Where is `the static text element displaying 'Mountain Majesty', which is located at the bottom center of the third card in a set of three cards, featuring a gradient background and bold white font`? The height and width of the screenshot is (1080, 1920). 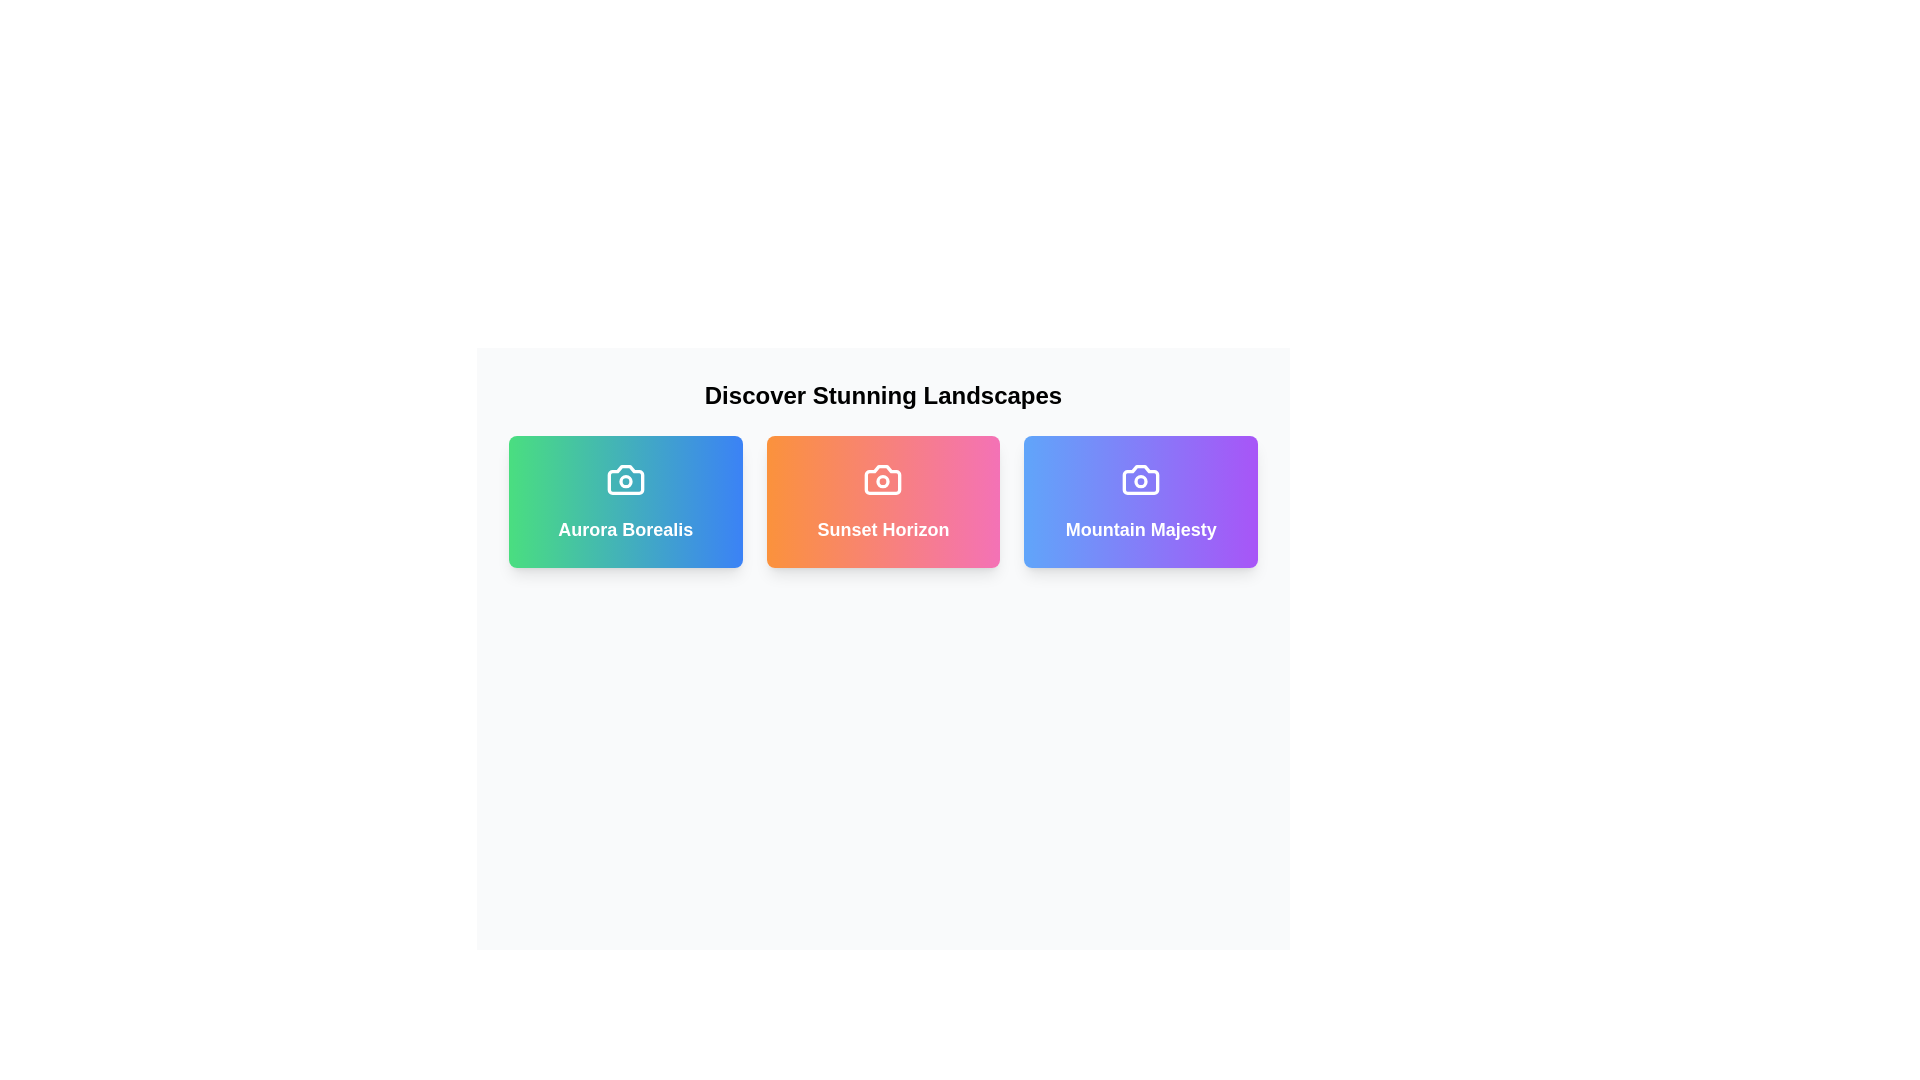
the static text element displaying 'Mountain Majesty', which is located at the bottom center of the third card in a set of three cards, featuring a gradient background and bold white font is located at coordinates (1141, 528).